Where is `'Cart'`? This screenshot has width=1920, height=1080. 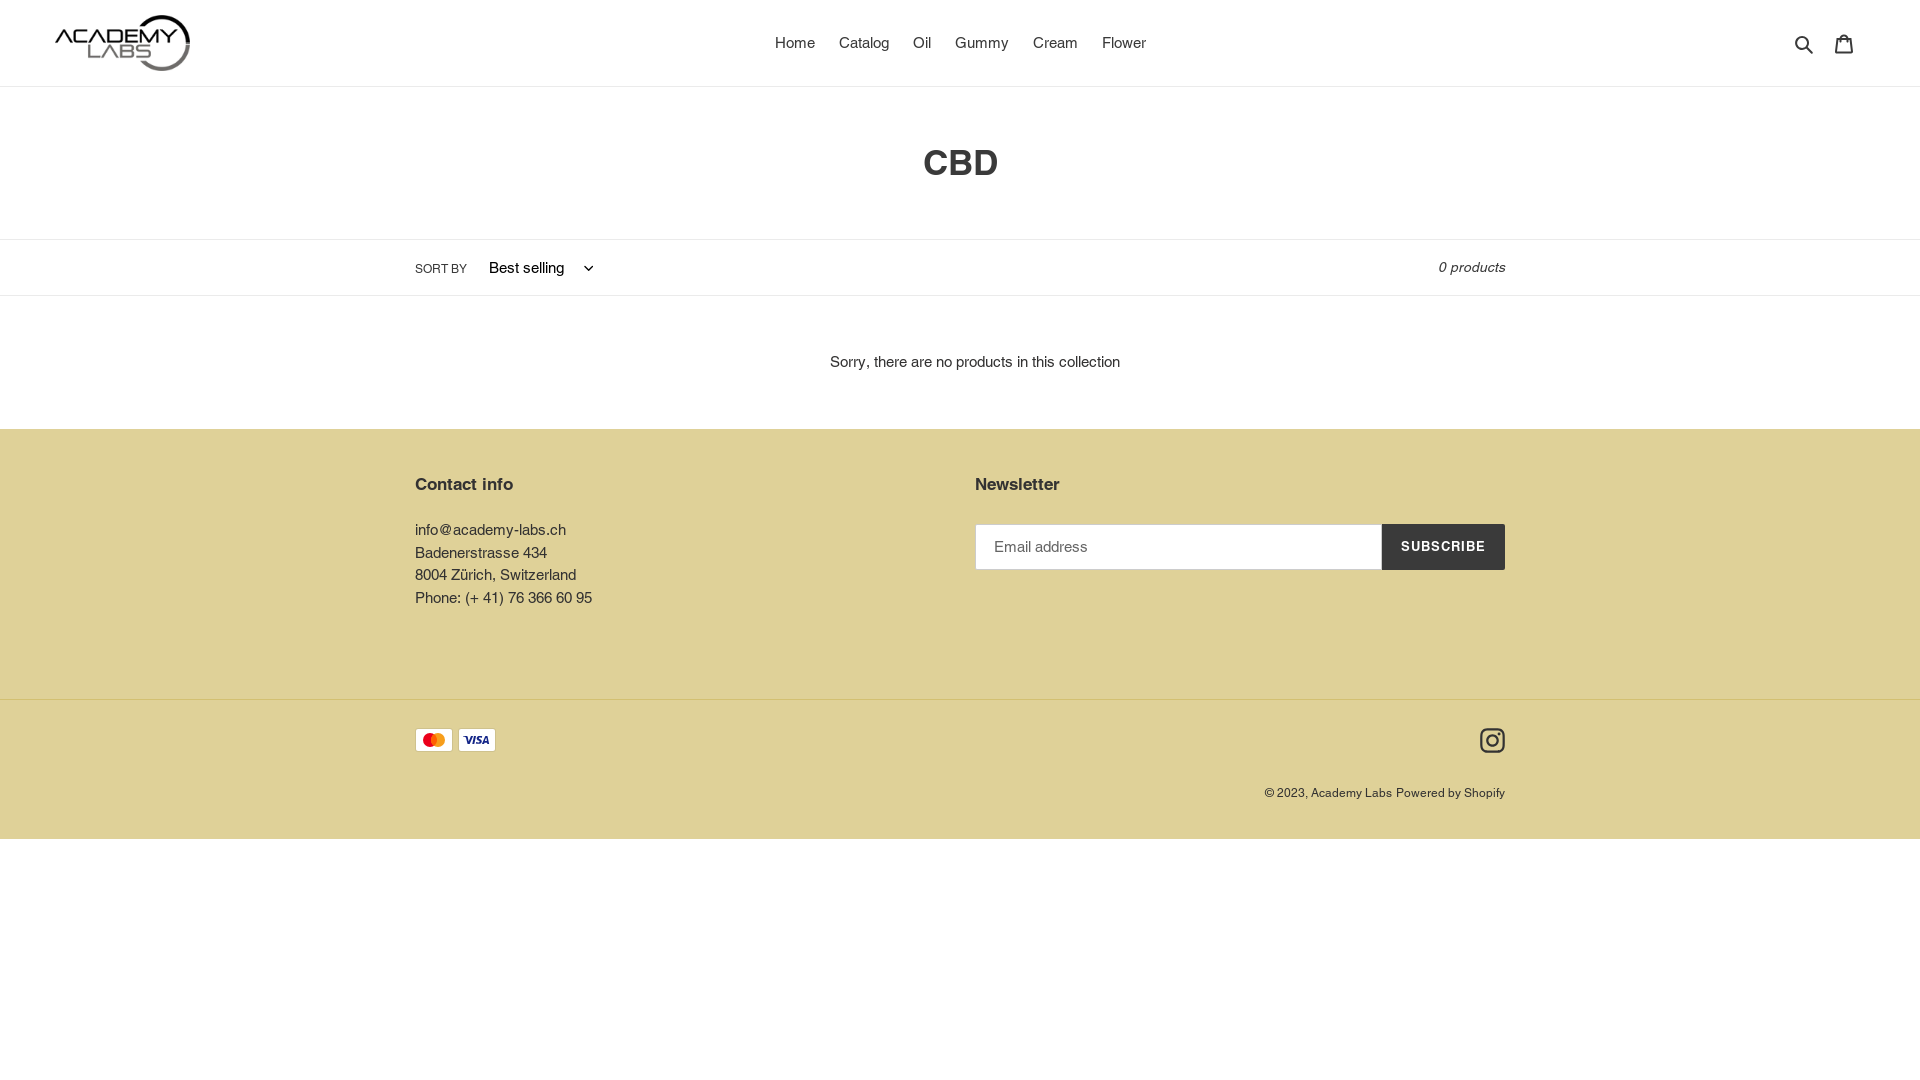 'Cart' is located at coordinates (1842, 43).